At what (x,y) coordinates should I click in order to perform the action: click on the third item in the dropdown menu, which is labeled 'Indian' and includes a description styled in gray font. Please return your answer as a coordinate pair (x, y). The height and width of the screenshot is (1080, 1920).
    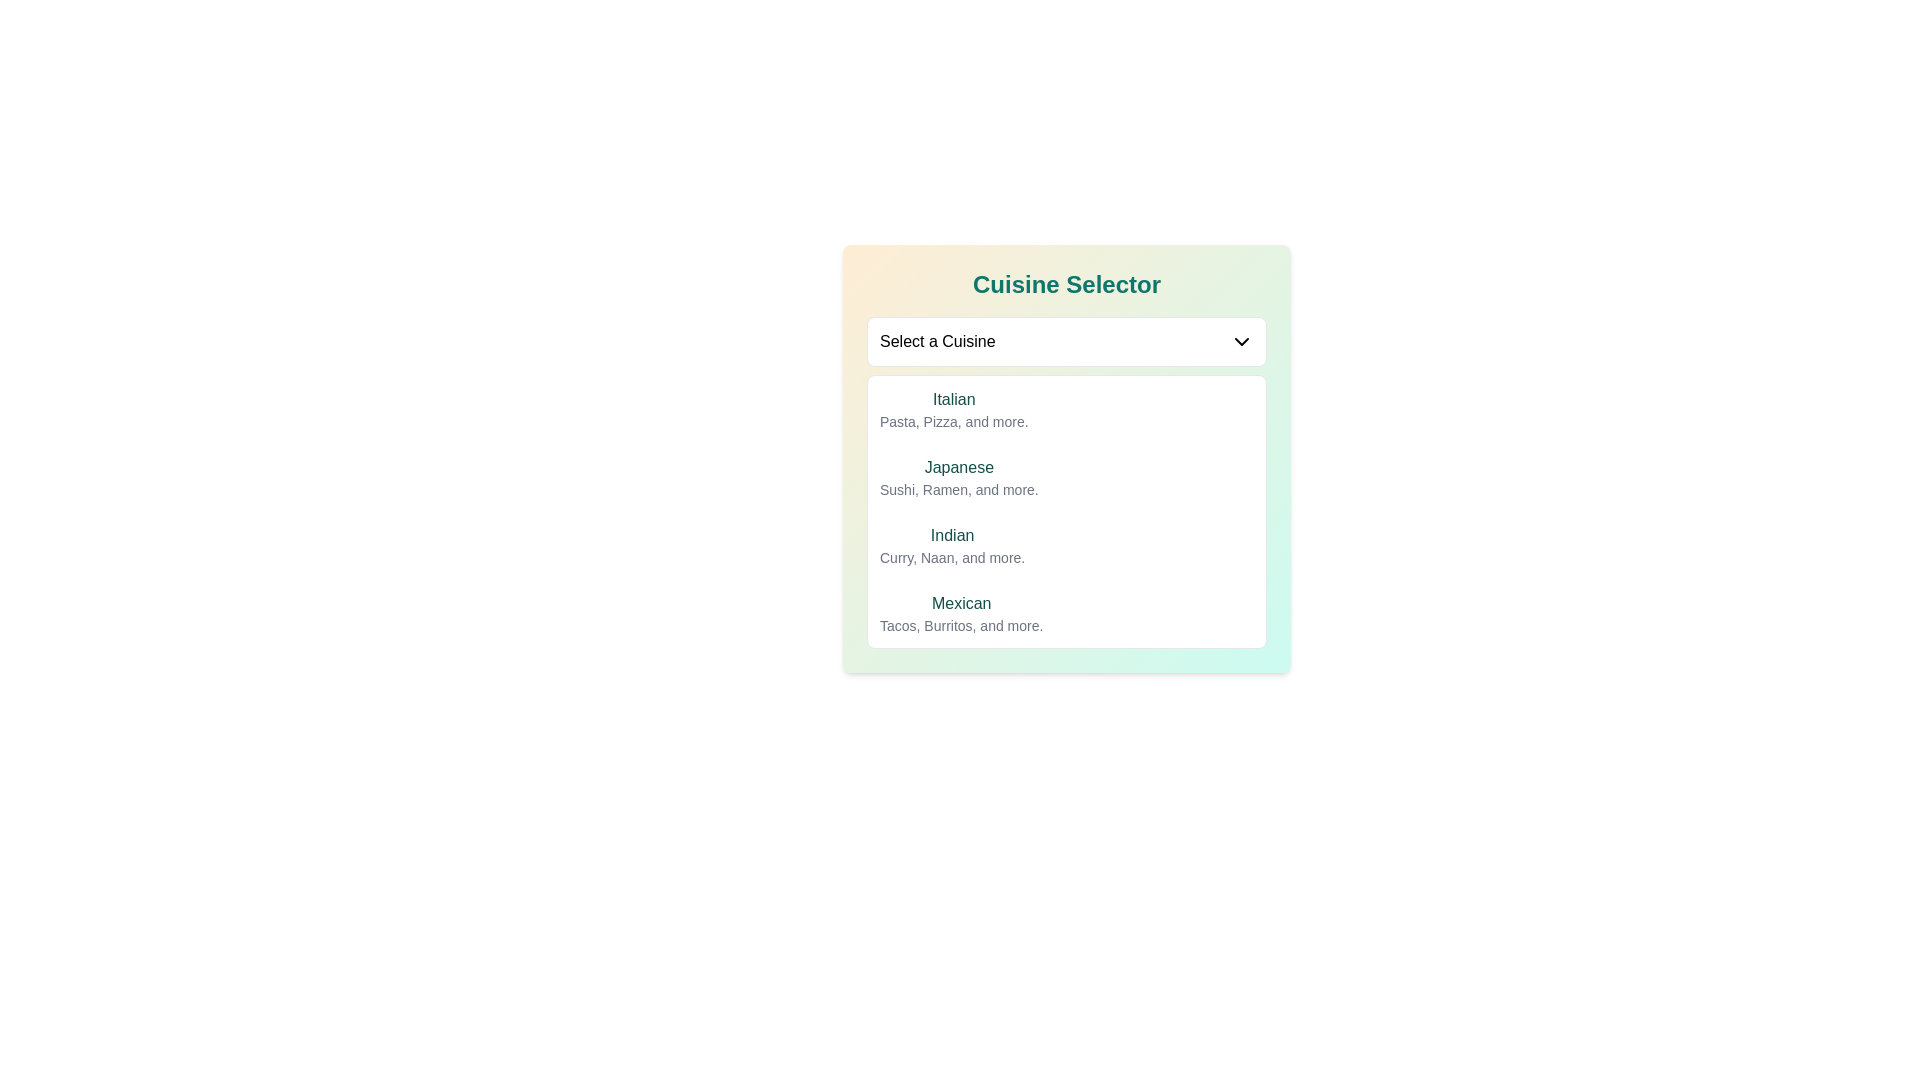
    Looking at the image, I should click on (1065, 546).